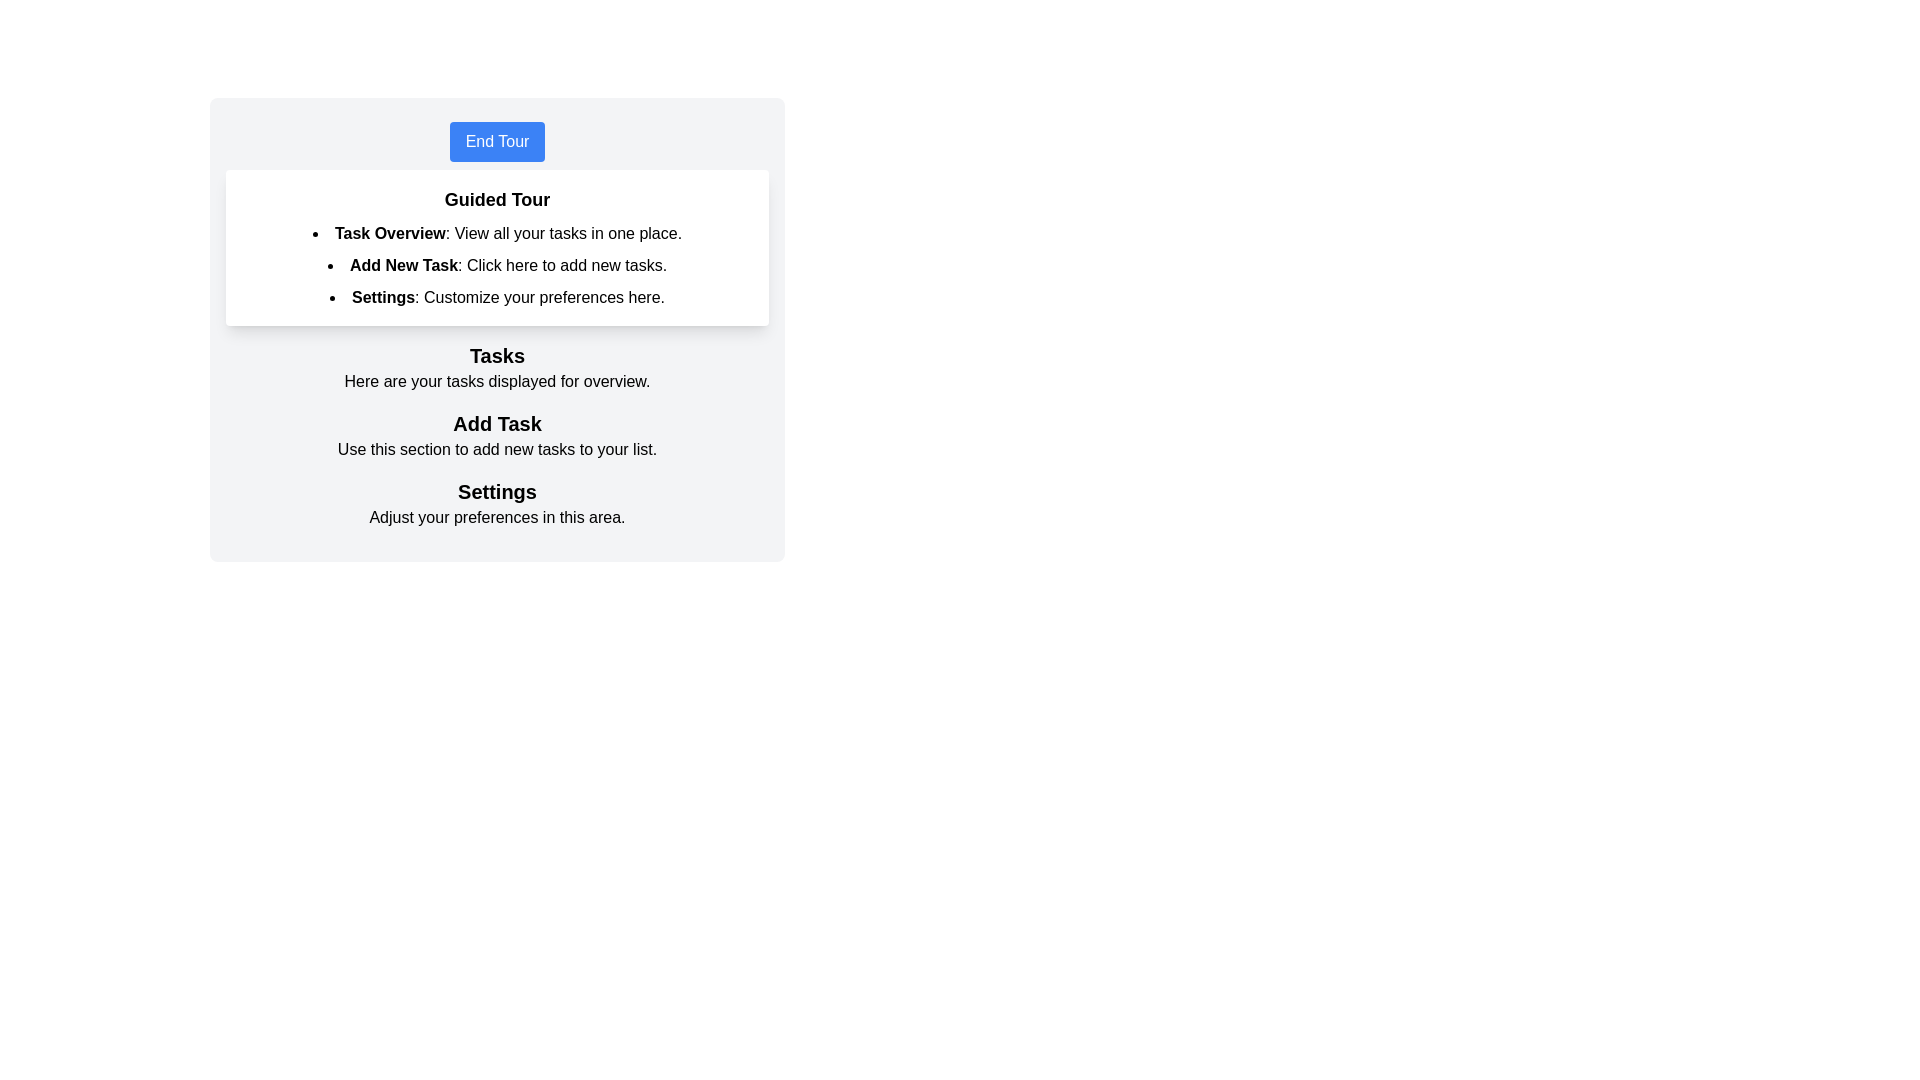  Describe the element at coordinates (497, 297) in the screenshot. I see `the descriptive text element in the 'Guided Tour' section, which is the last item in a bullet point list explaining the settings feature` at that location.